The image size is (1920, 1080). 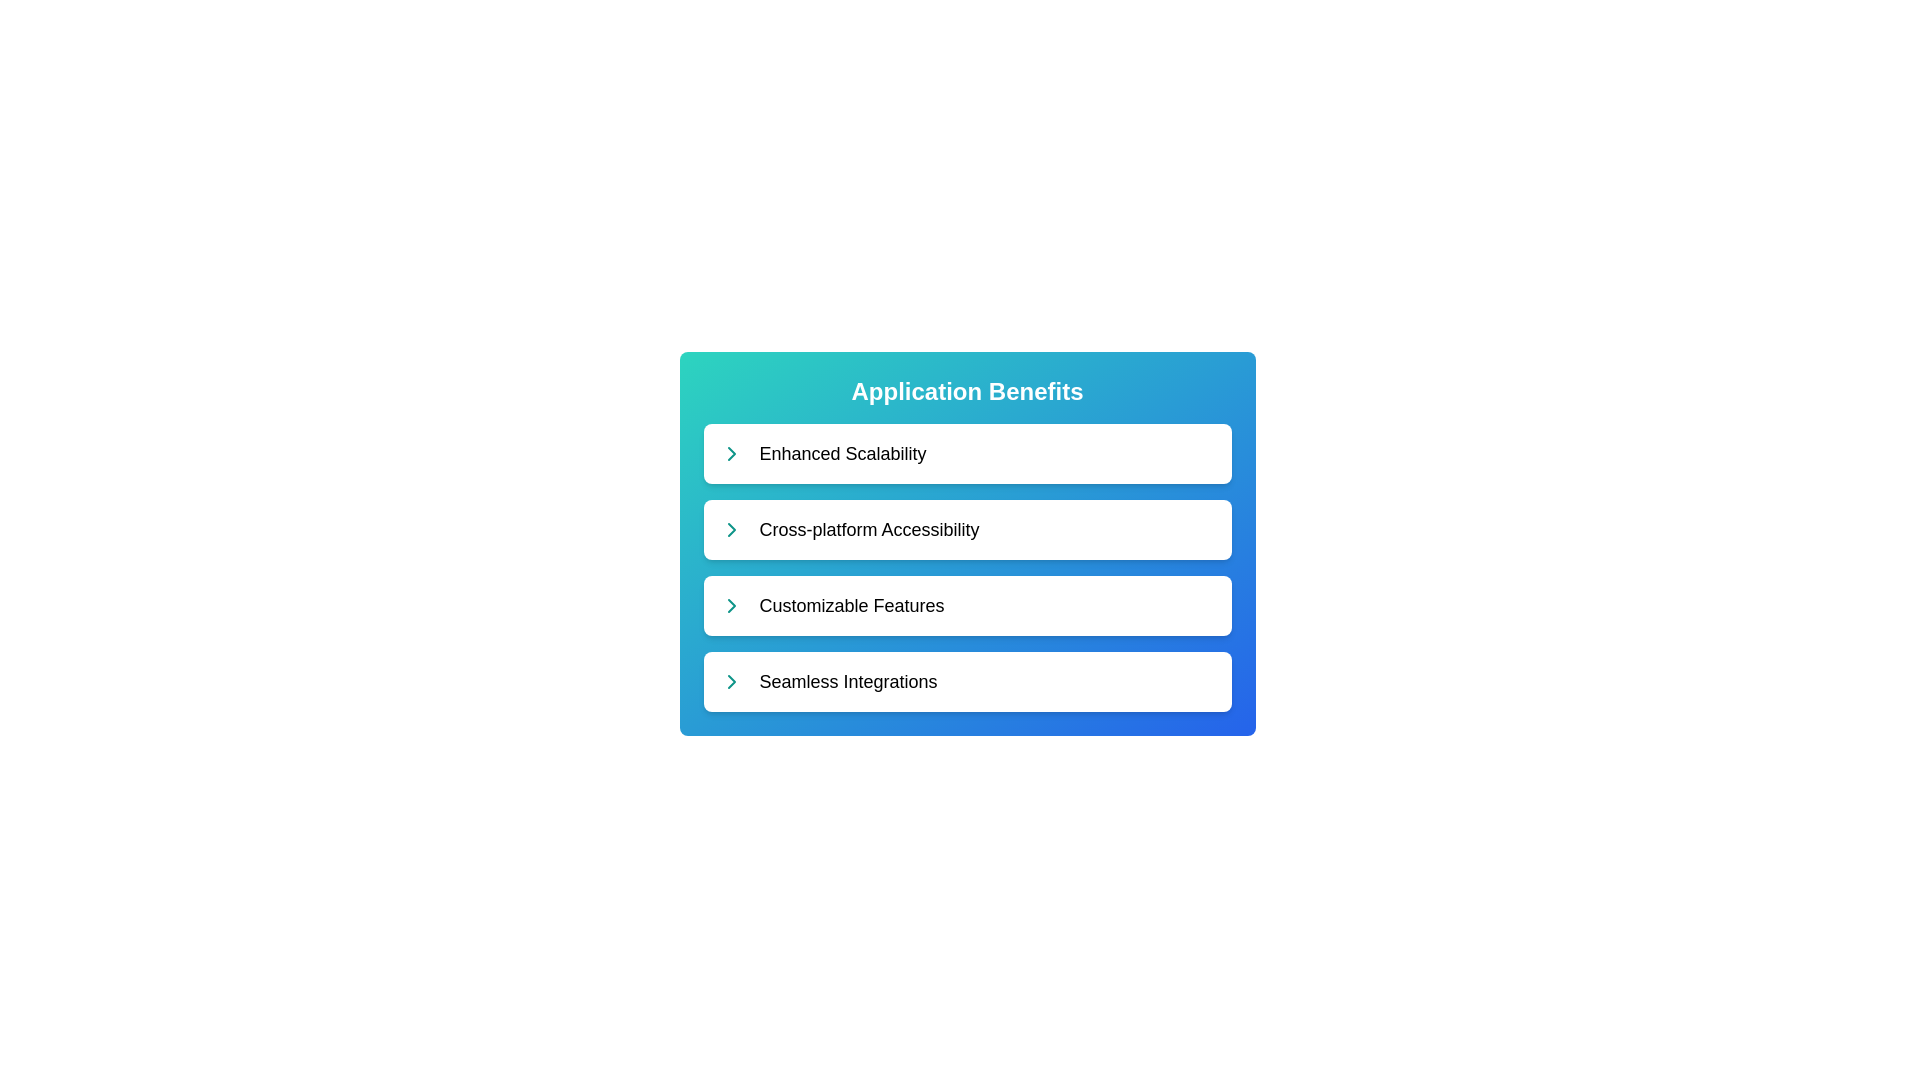 I want to click on the visual indicator icon located to the left of the text 'Cross-platform Accessibility' in the second item of the vertical list of benefits, so click(x=730, y=528).